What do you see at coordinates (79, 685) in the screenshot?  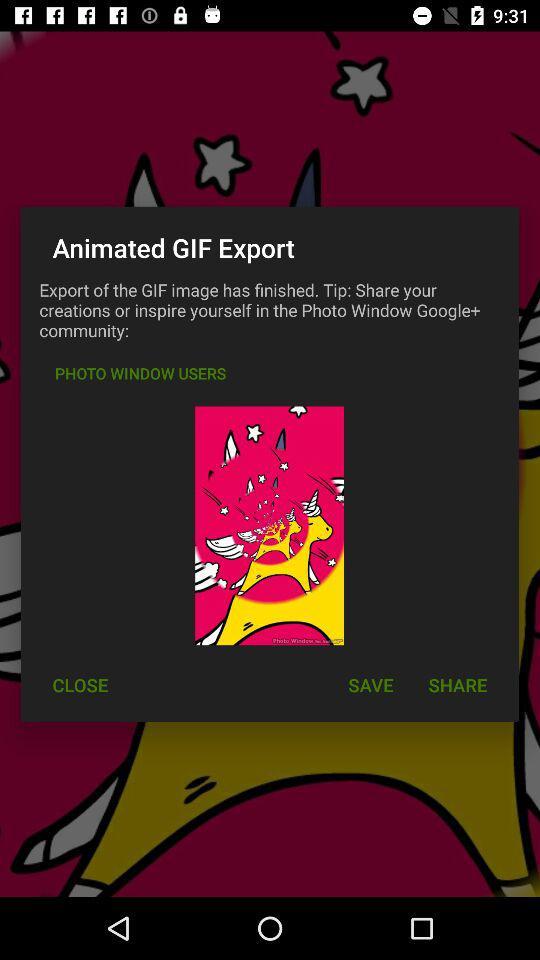 I see `icon below photo window users icon` at bounding box center [79, 685].